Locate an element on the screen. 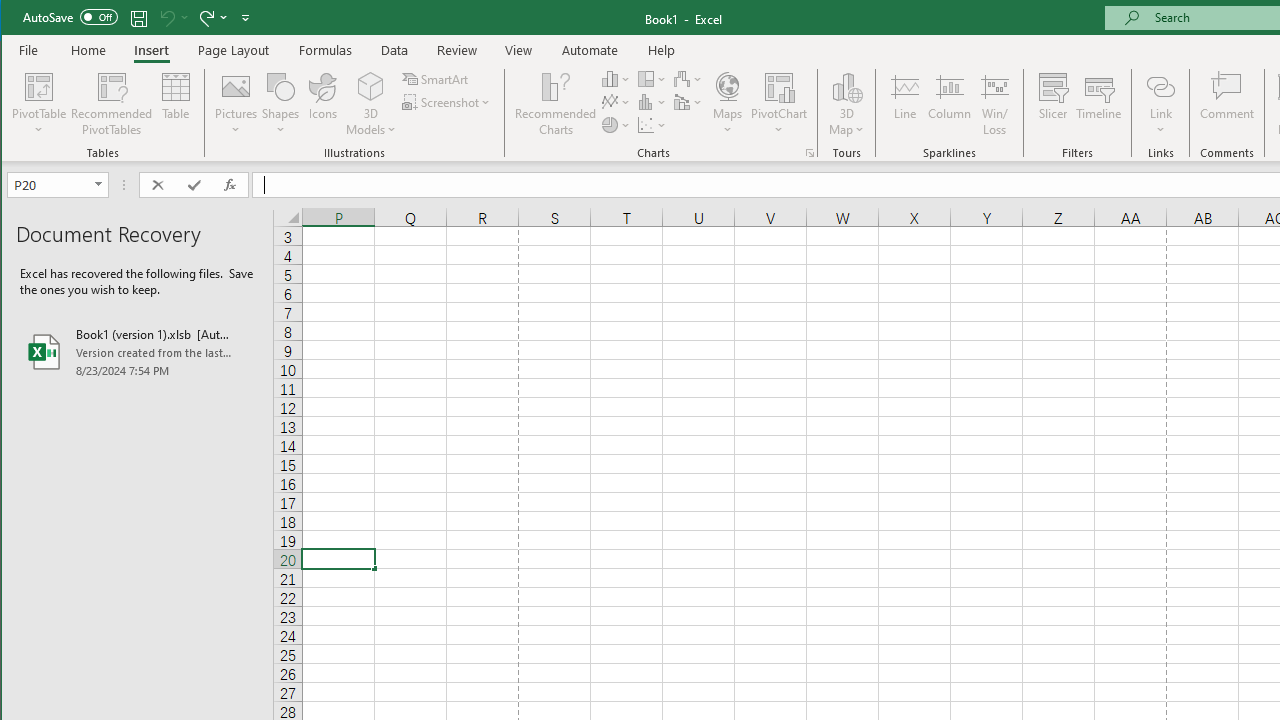  'Quick Access Toolbar' is located at coordinates (137, 18).